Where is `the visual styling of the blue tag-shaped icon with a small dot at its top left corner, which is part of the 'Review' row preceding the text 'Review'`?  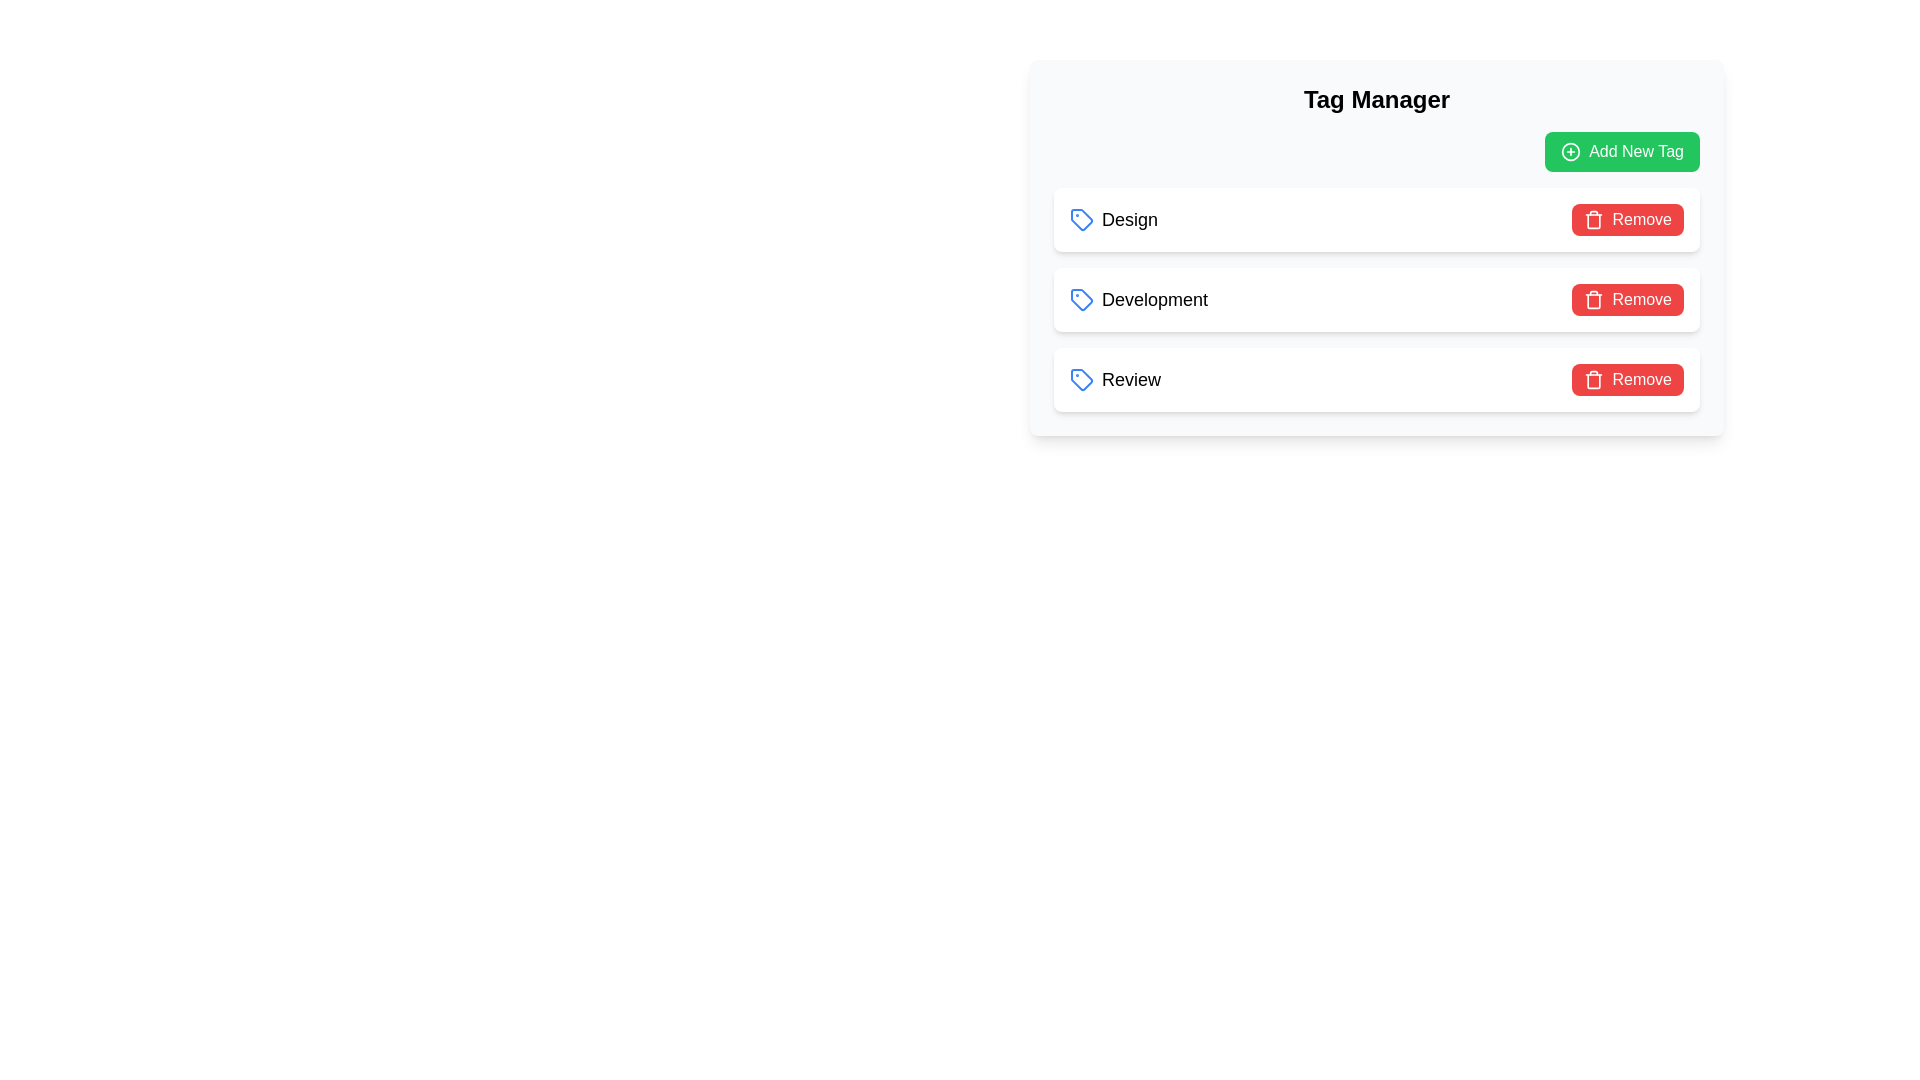
the visual styling of the blue tag-shaped icon with a small dot at its top left corner, which is part of the 'Review' row preceding the text 'Review' is located at coordinates (1080, 380).